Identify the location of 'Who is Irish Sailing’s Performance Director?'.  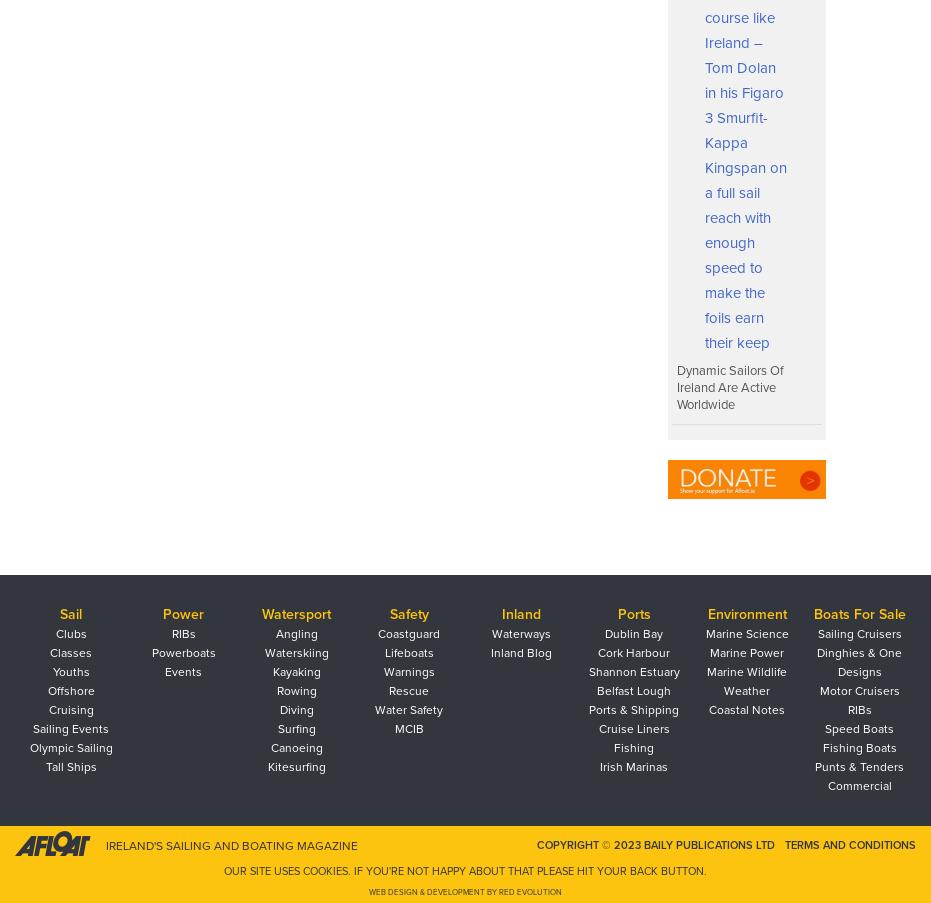
(394, 351).